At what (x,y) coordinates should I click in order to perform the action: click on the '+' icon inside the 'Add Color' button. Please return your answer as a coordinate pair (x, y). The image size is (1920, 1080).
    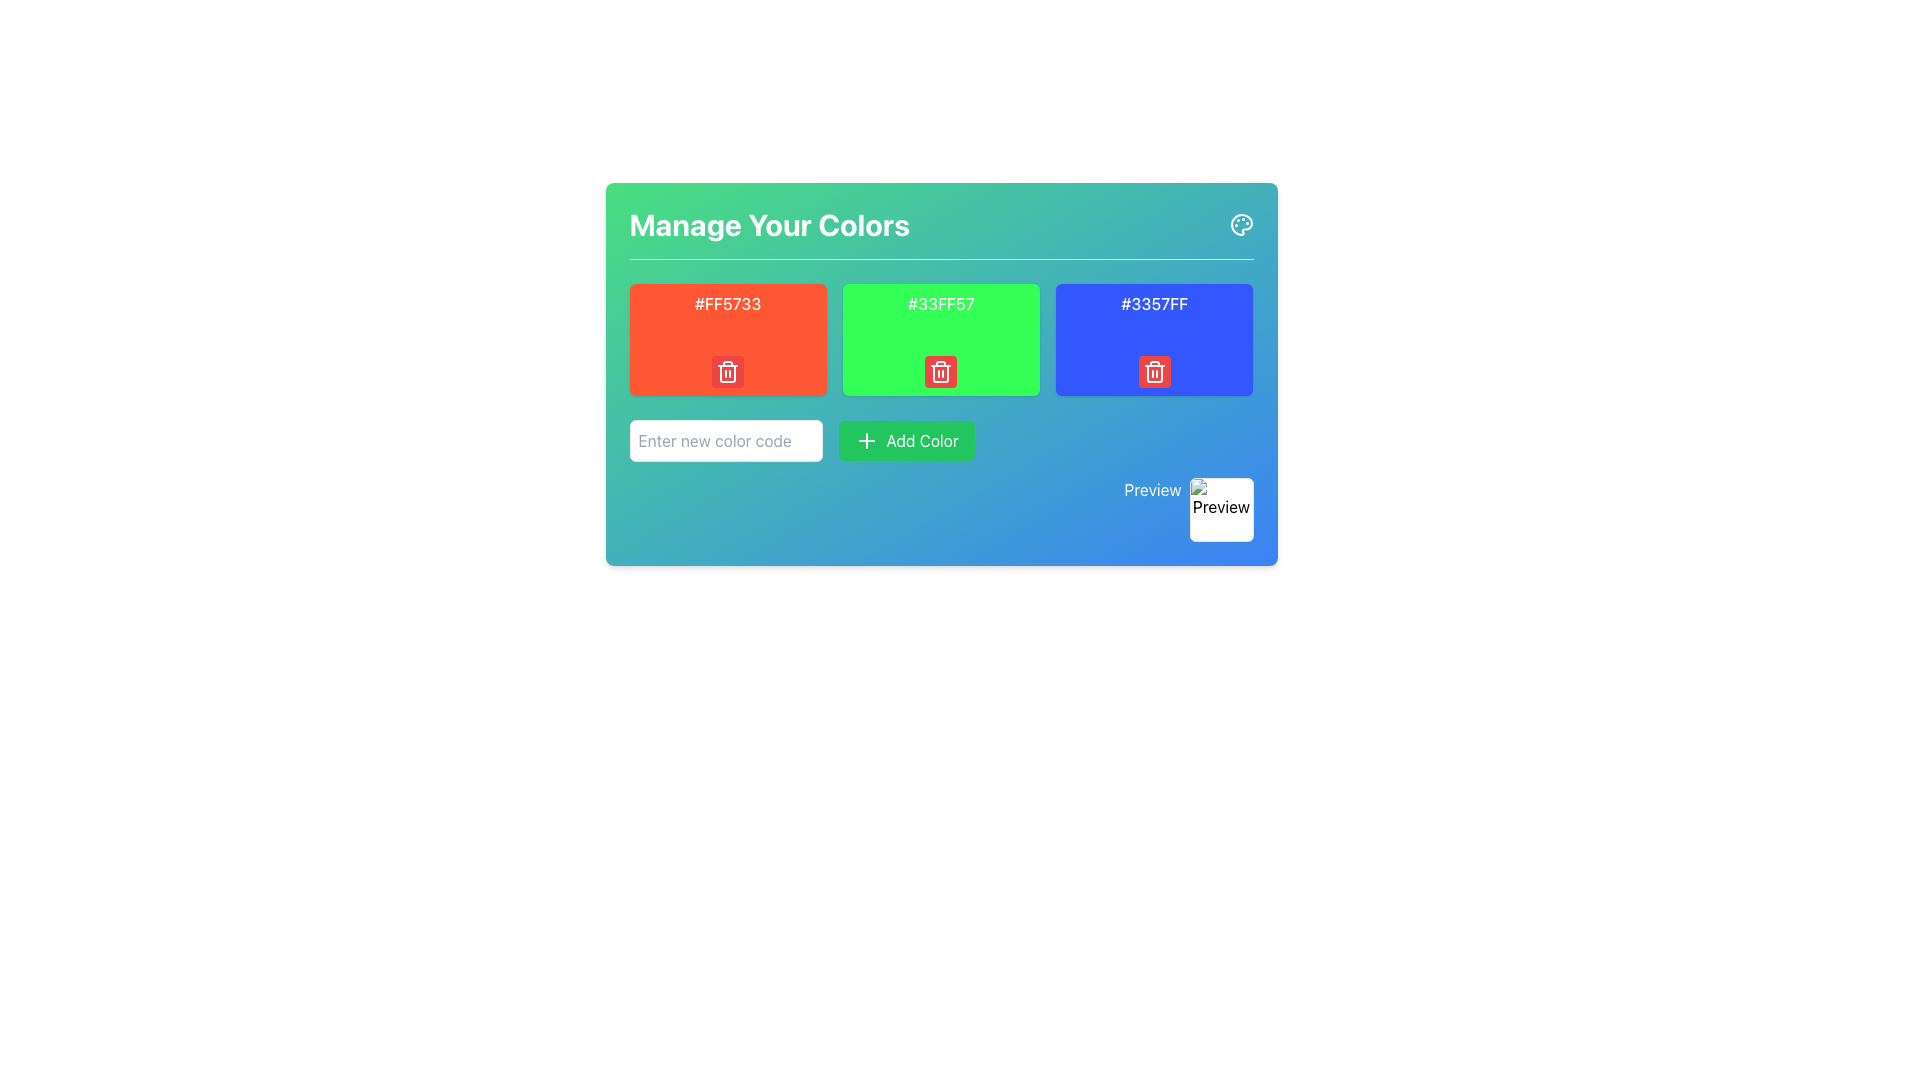
    Looking at the image, I should click on (866, 439).